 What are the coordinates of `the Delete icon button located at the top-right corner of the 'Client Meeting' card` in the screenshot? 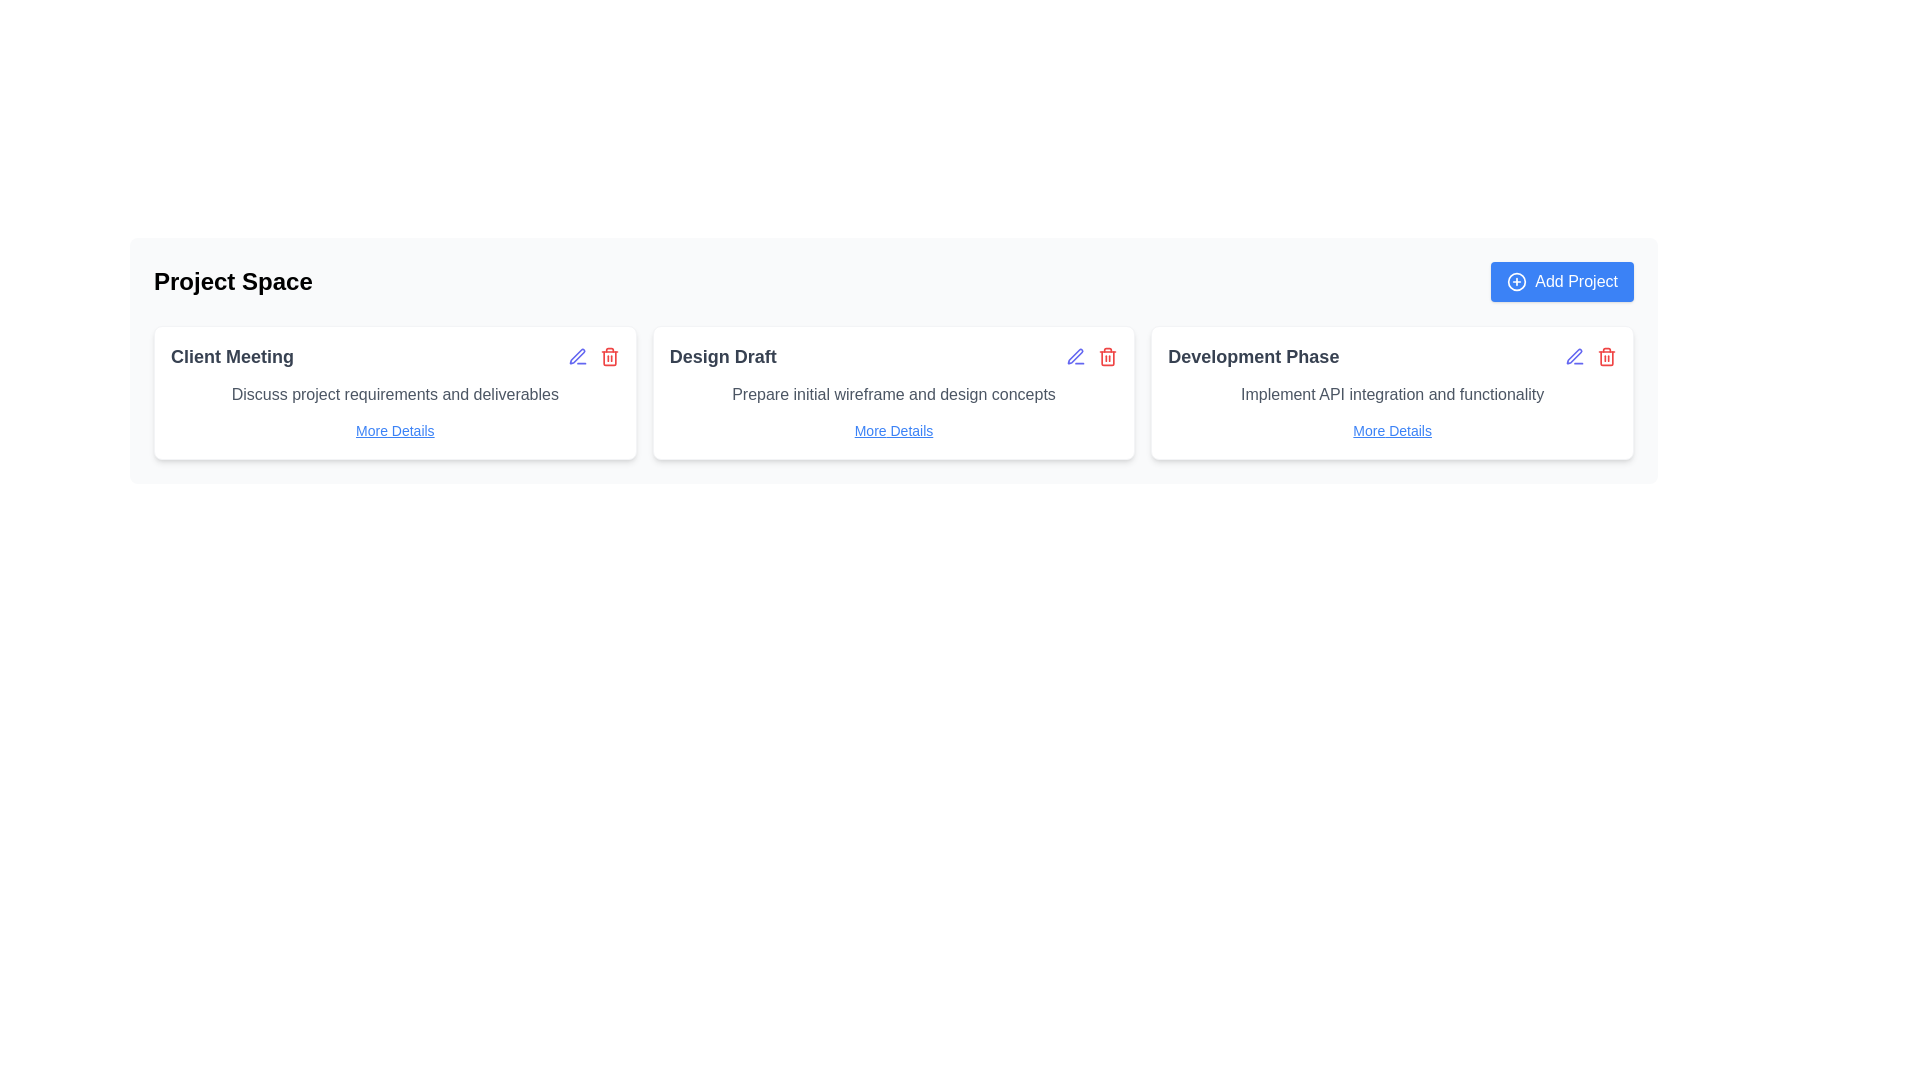 It's located at (608, 356).